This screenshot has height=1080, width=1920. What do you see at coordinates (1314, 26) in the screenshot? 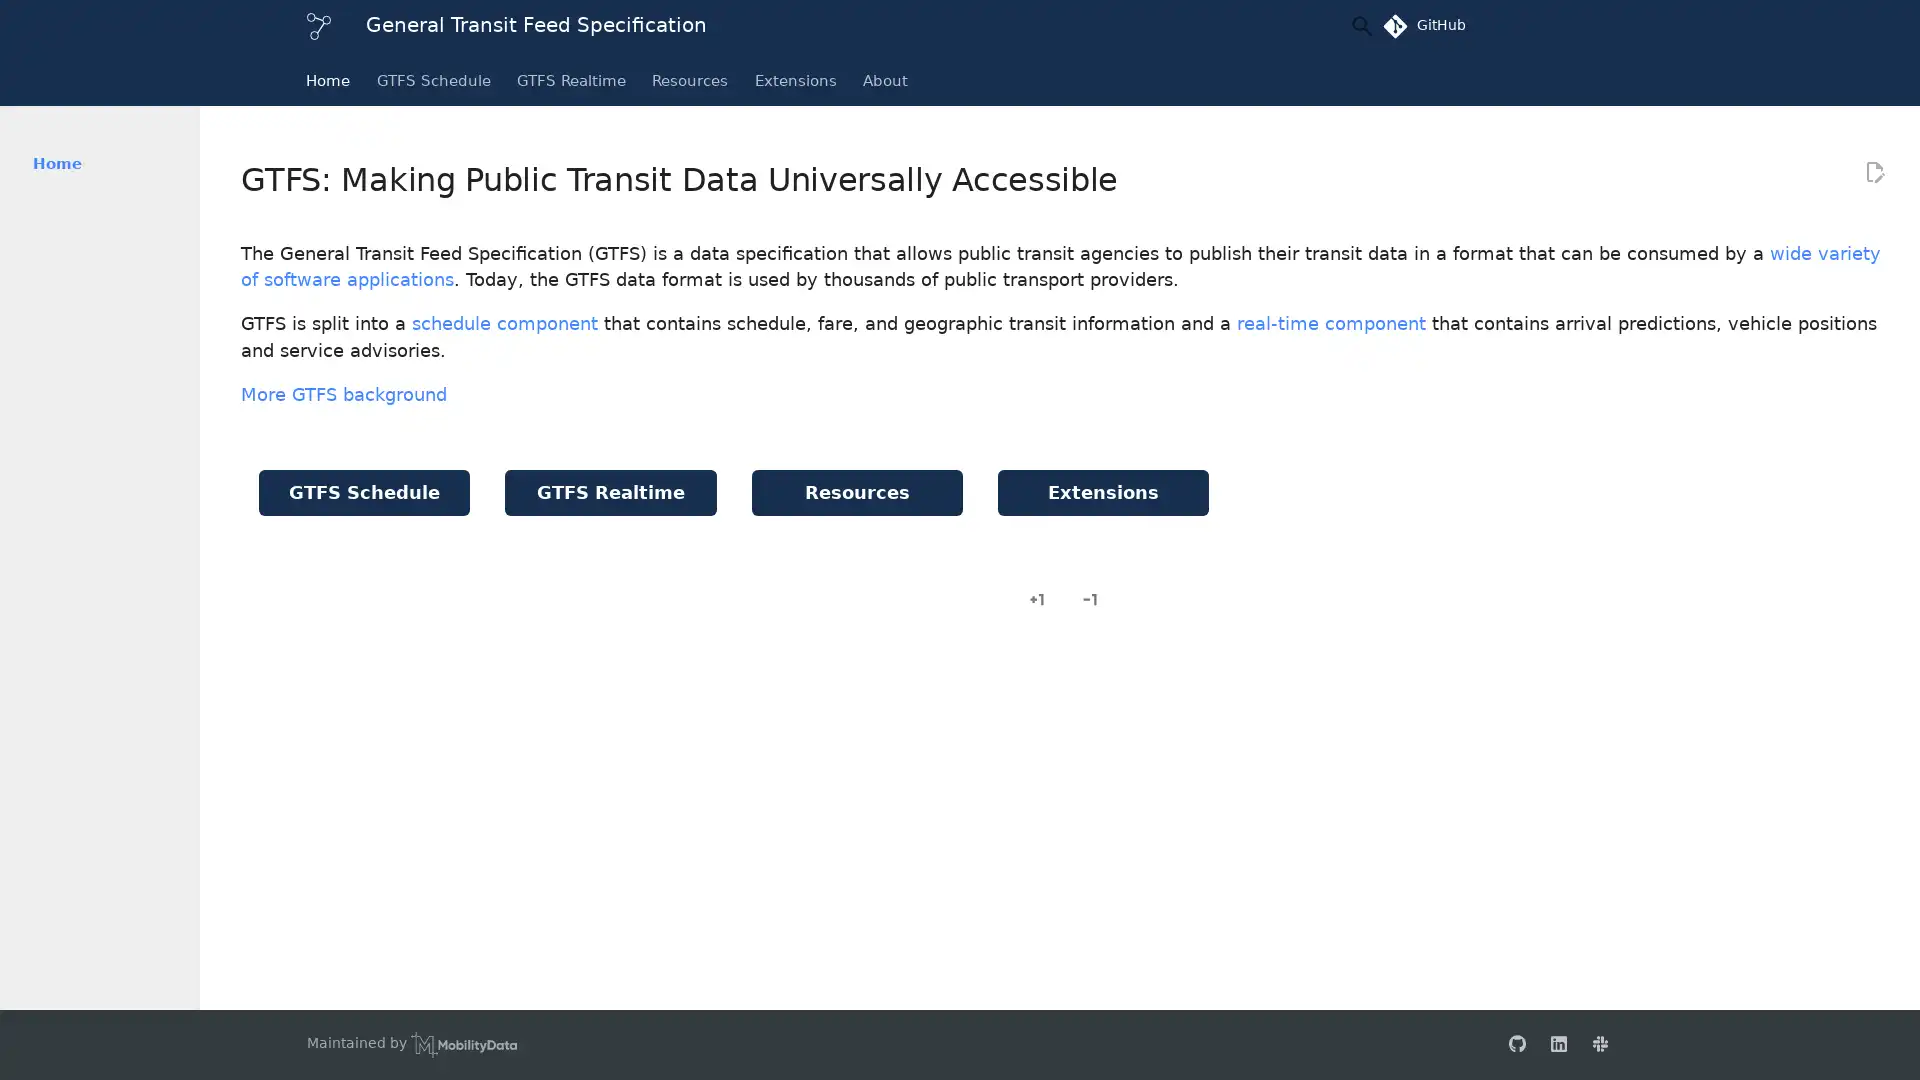
I see `Clear` at bounding box center [1314, 26].